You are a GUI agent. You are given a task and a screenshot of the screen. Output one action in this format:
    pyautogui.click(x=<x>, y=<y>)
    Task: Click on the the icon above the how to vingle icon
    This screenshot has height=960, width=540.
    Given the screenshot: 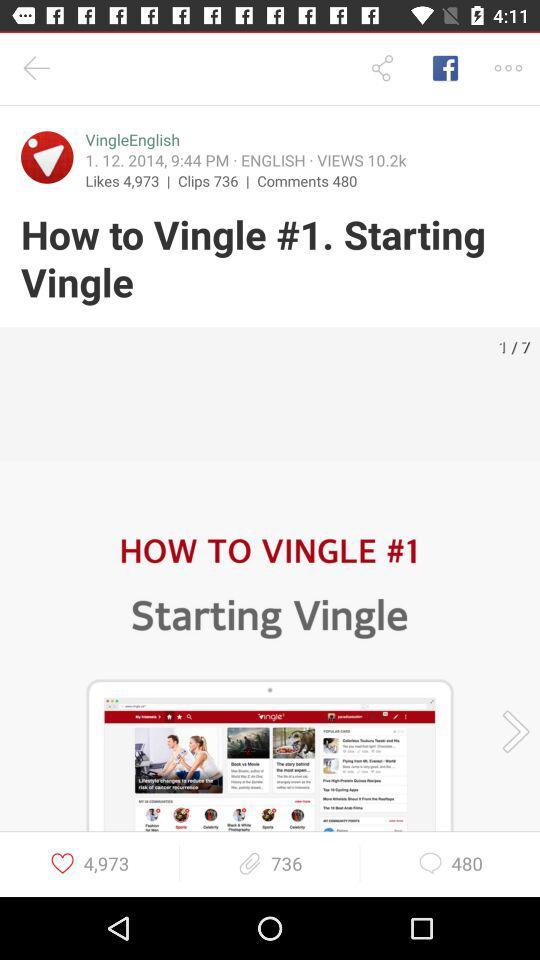 What is the action you would take?
    pyautogui.click(x=47, y=156)
    